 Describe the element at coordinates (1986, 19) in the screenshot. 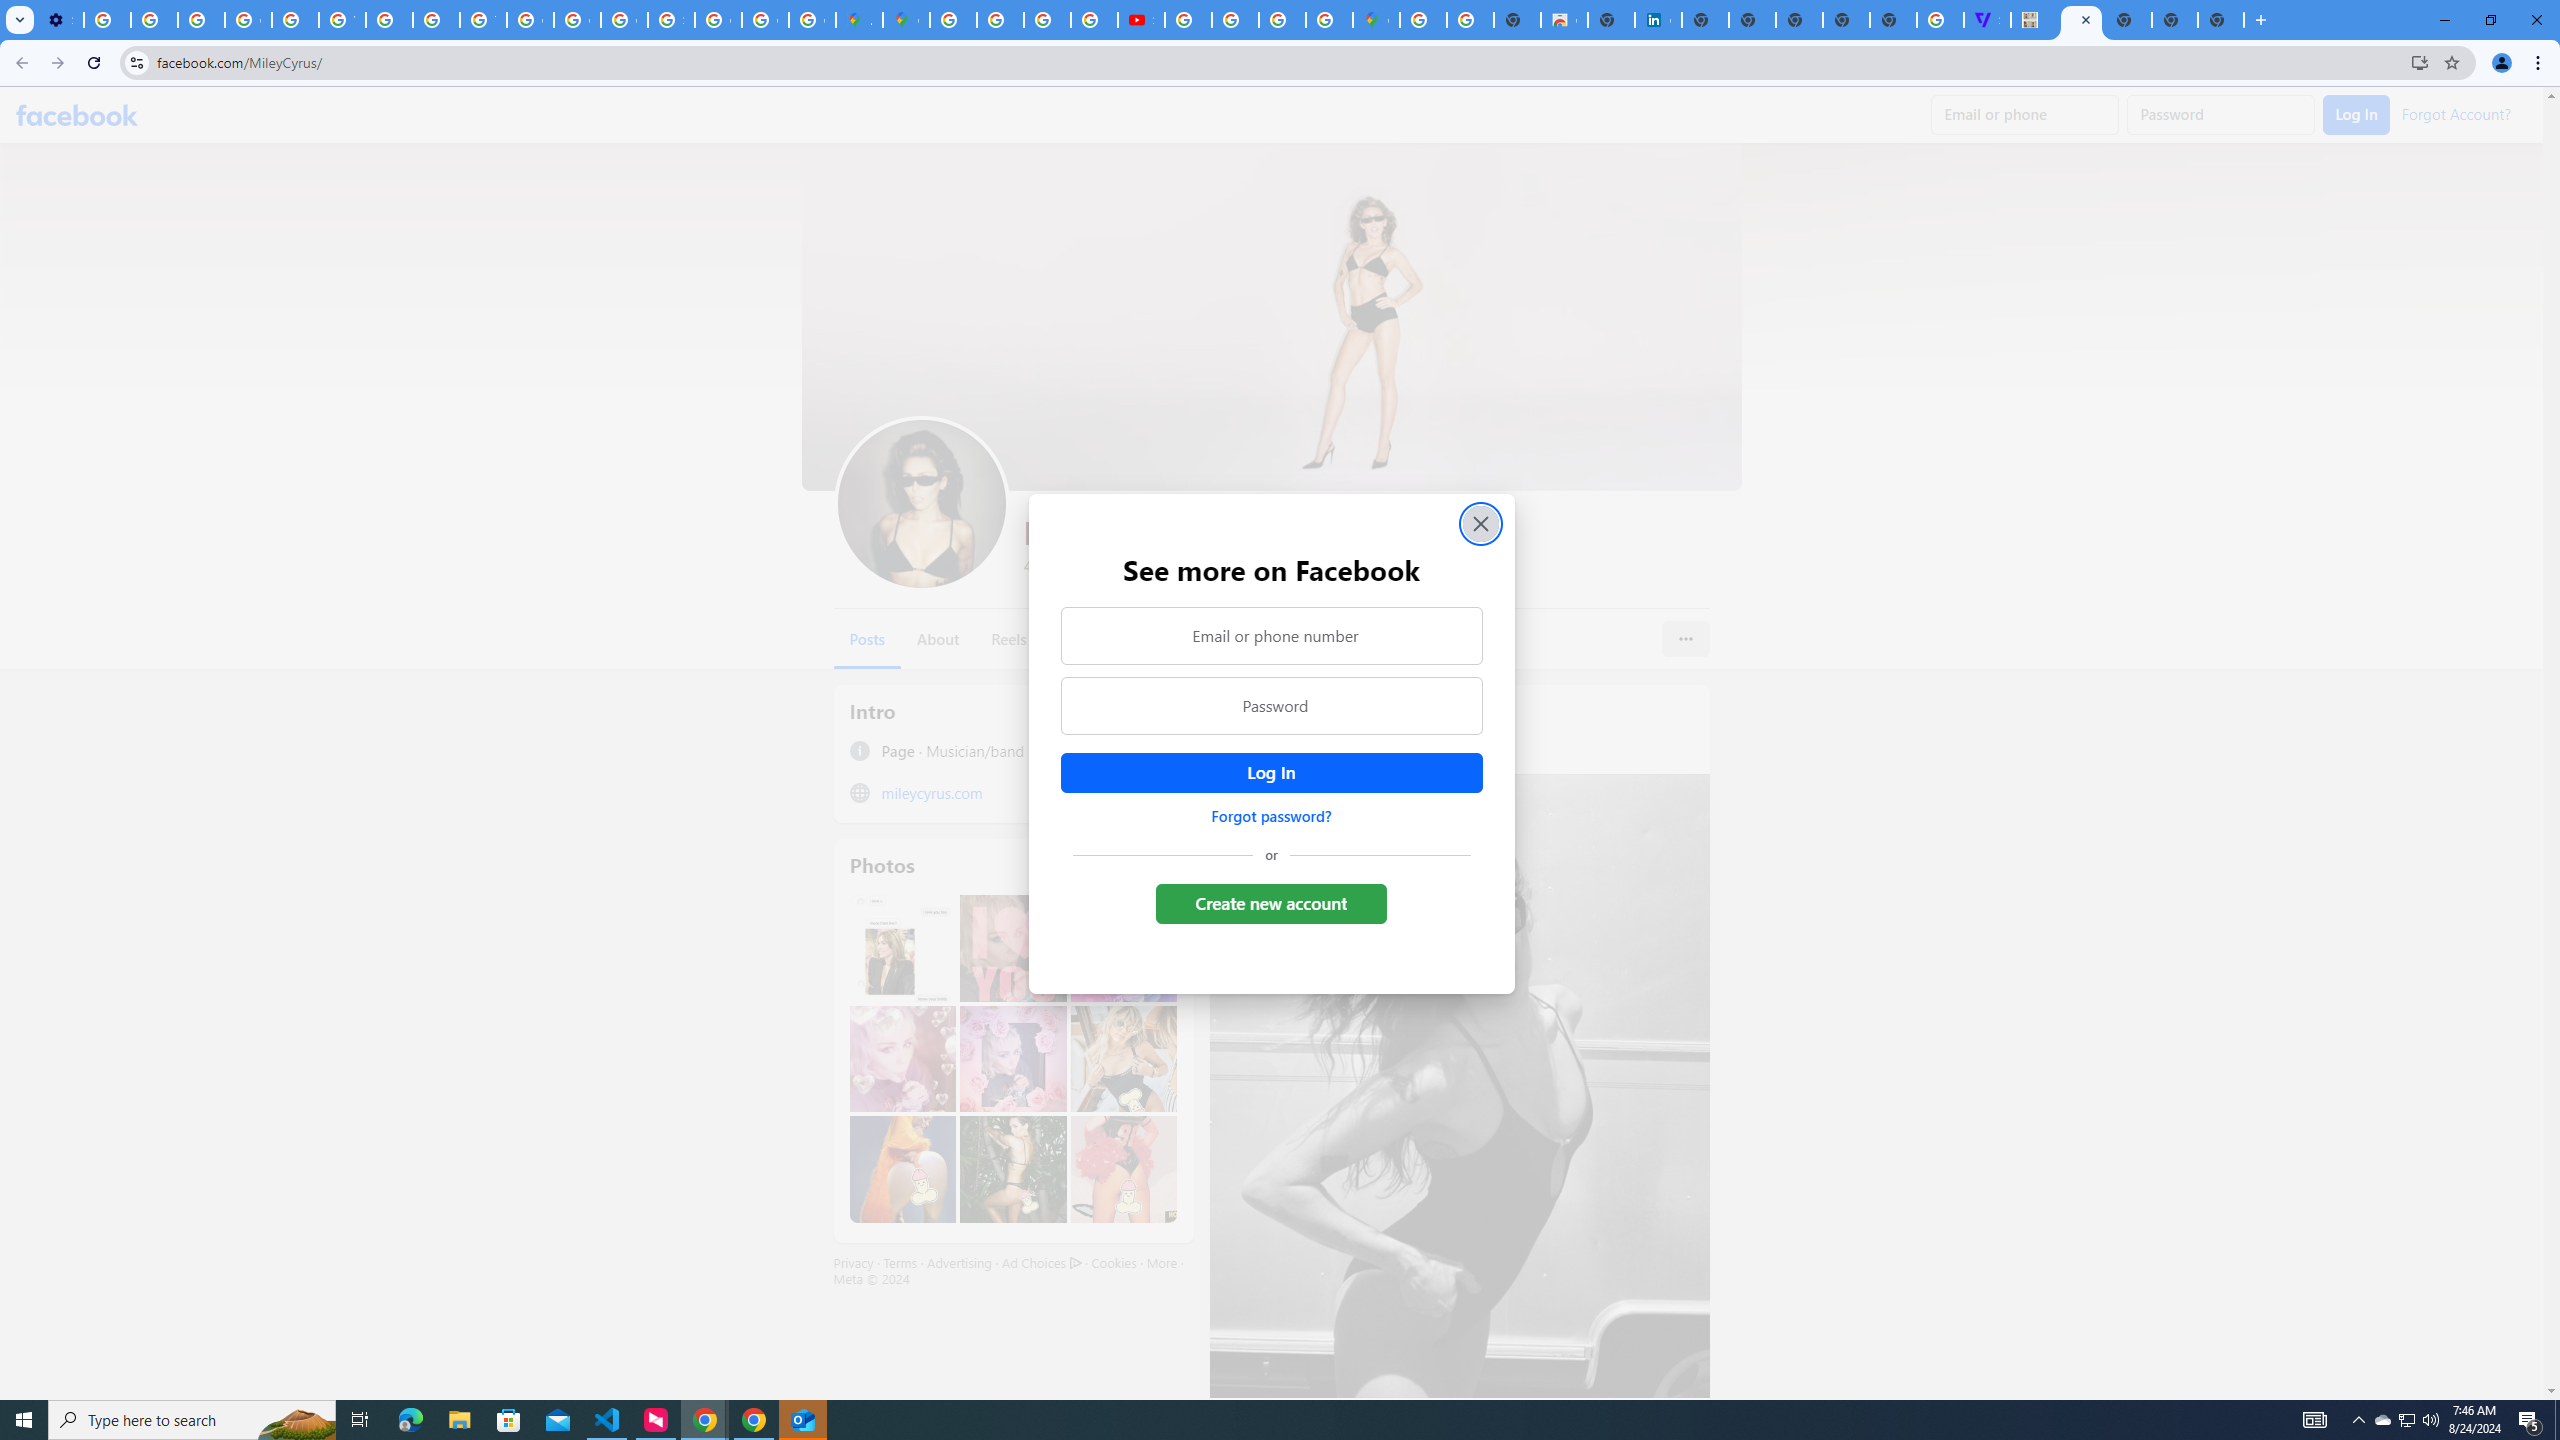

I see `'Streaming - The Verge'` at that location.